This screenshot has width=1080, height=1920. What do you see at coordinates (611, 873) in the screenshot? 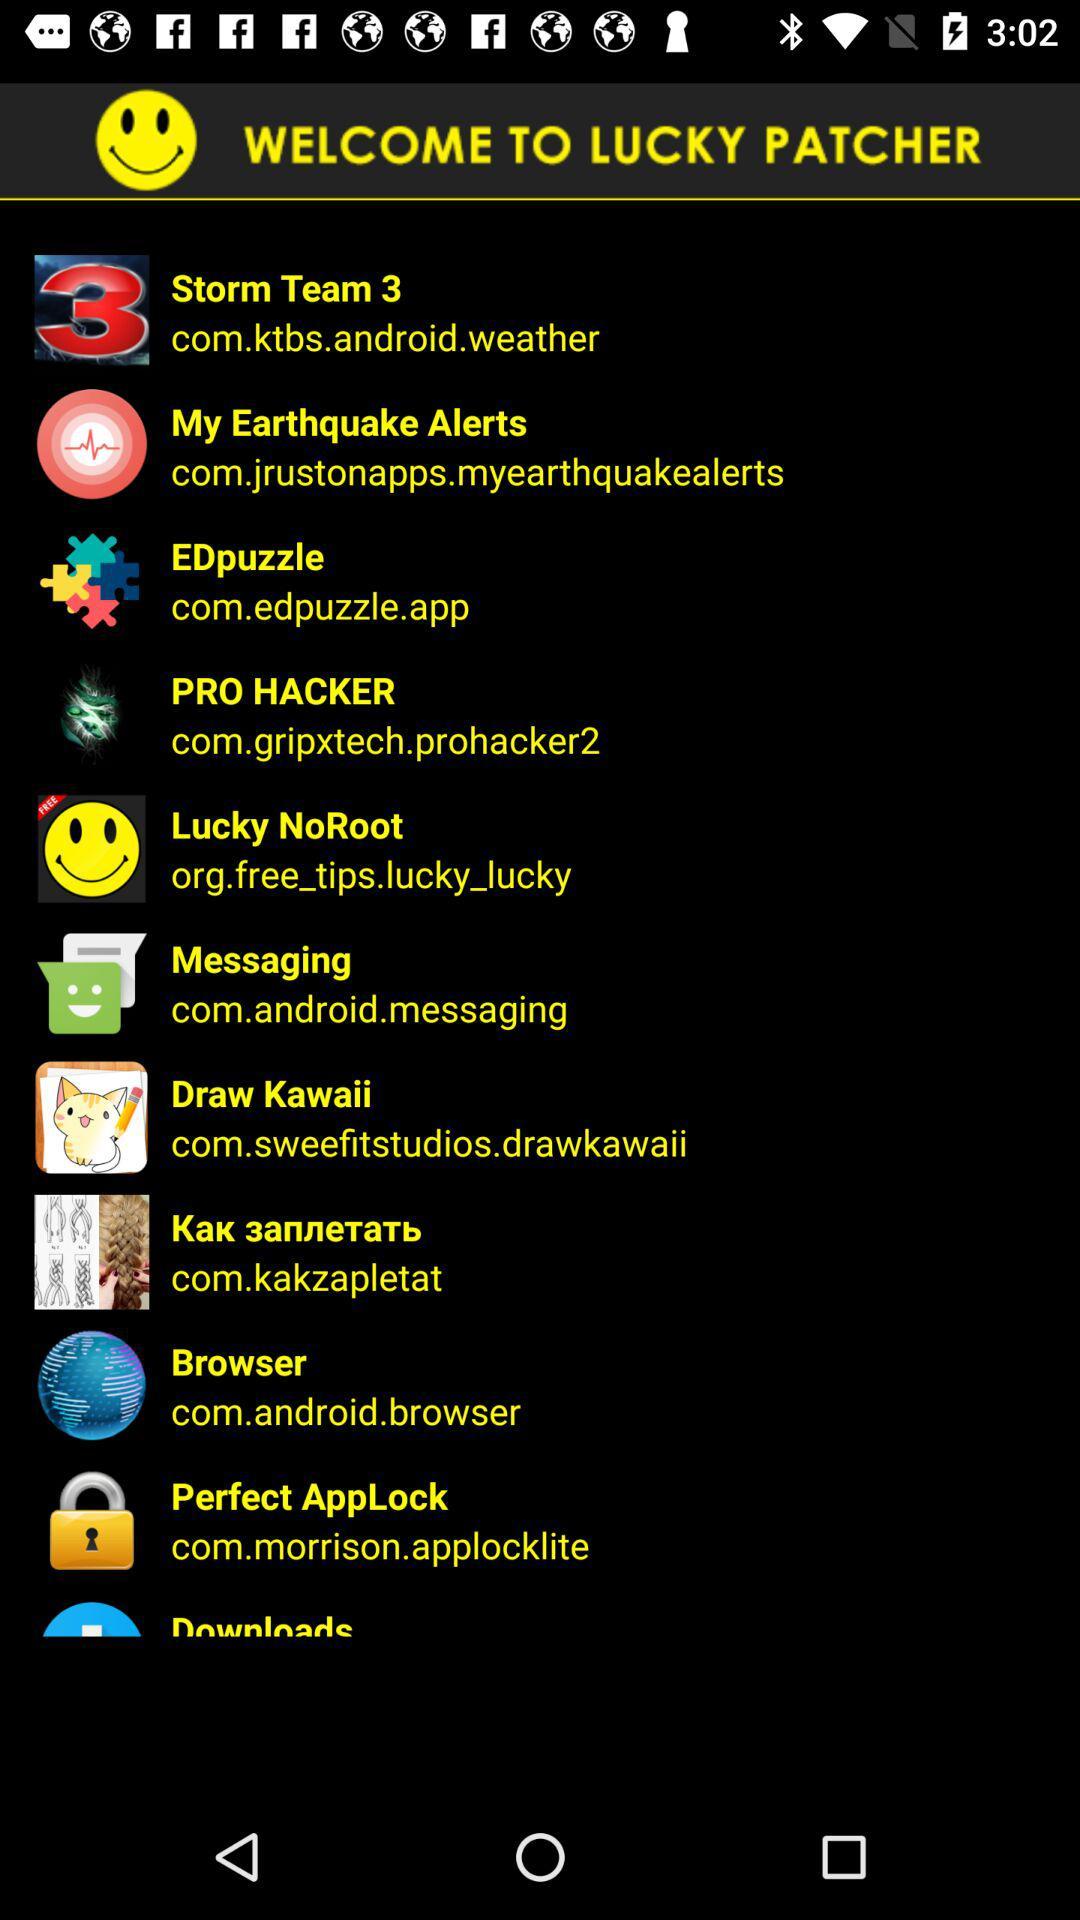
I see `the app above the messaging item` at bounding box center [611, 873].